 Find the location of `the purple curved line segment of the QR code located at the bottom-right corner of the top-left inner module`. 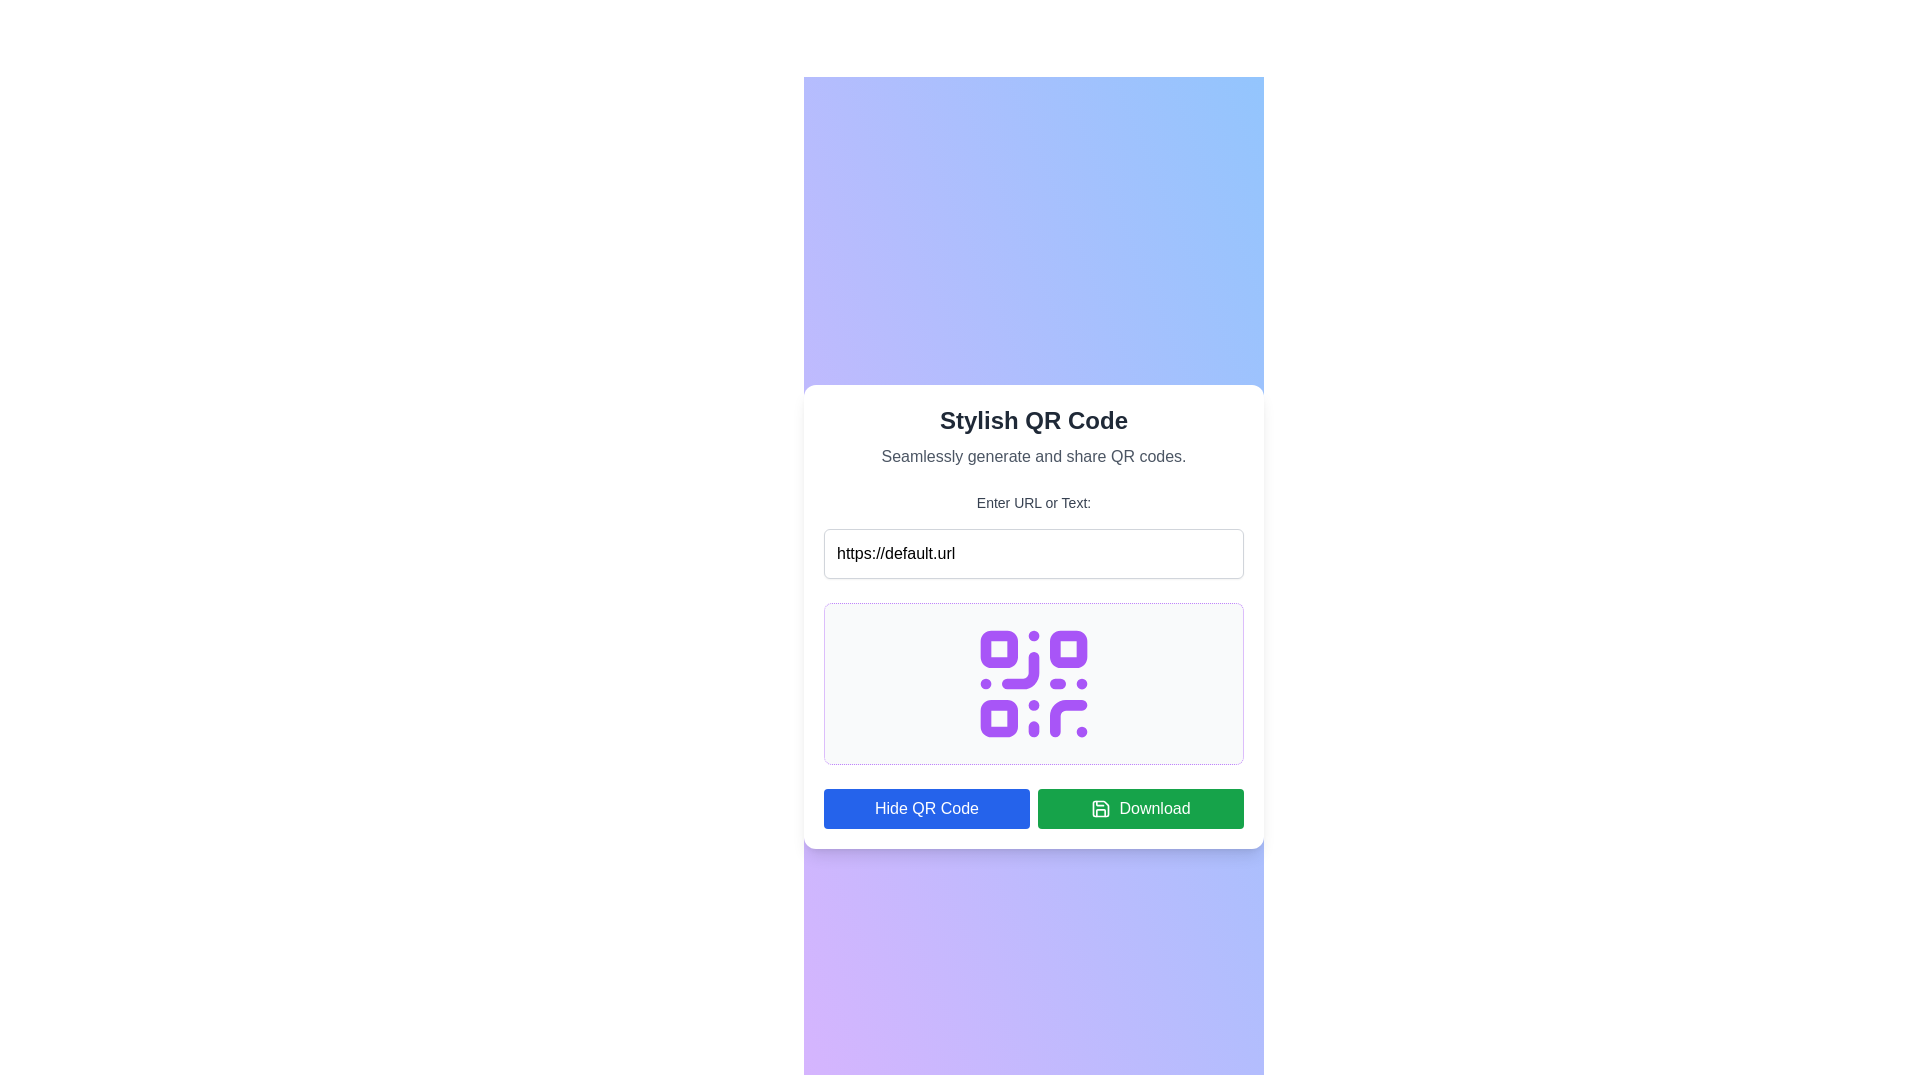

the purple curved line segment of the QR code located at the bottom-right corner of the top-left inner module is located at coordinates (1020, 670).